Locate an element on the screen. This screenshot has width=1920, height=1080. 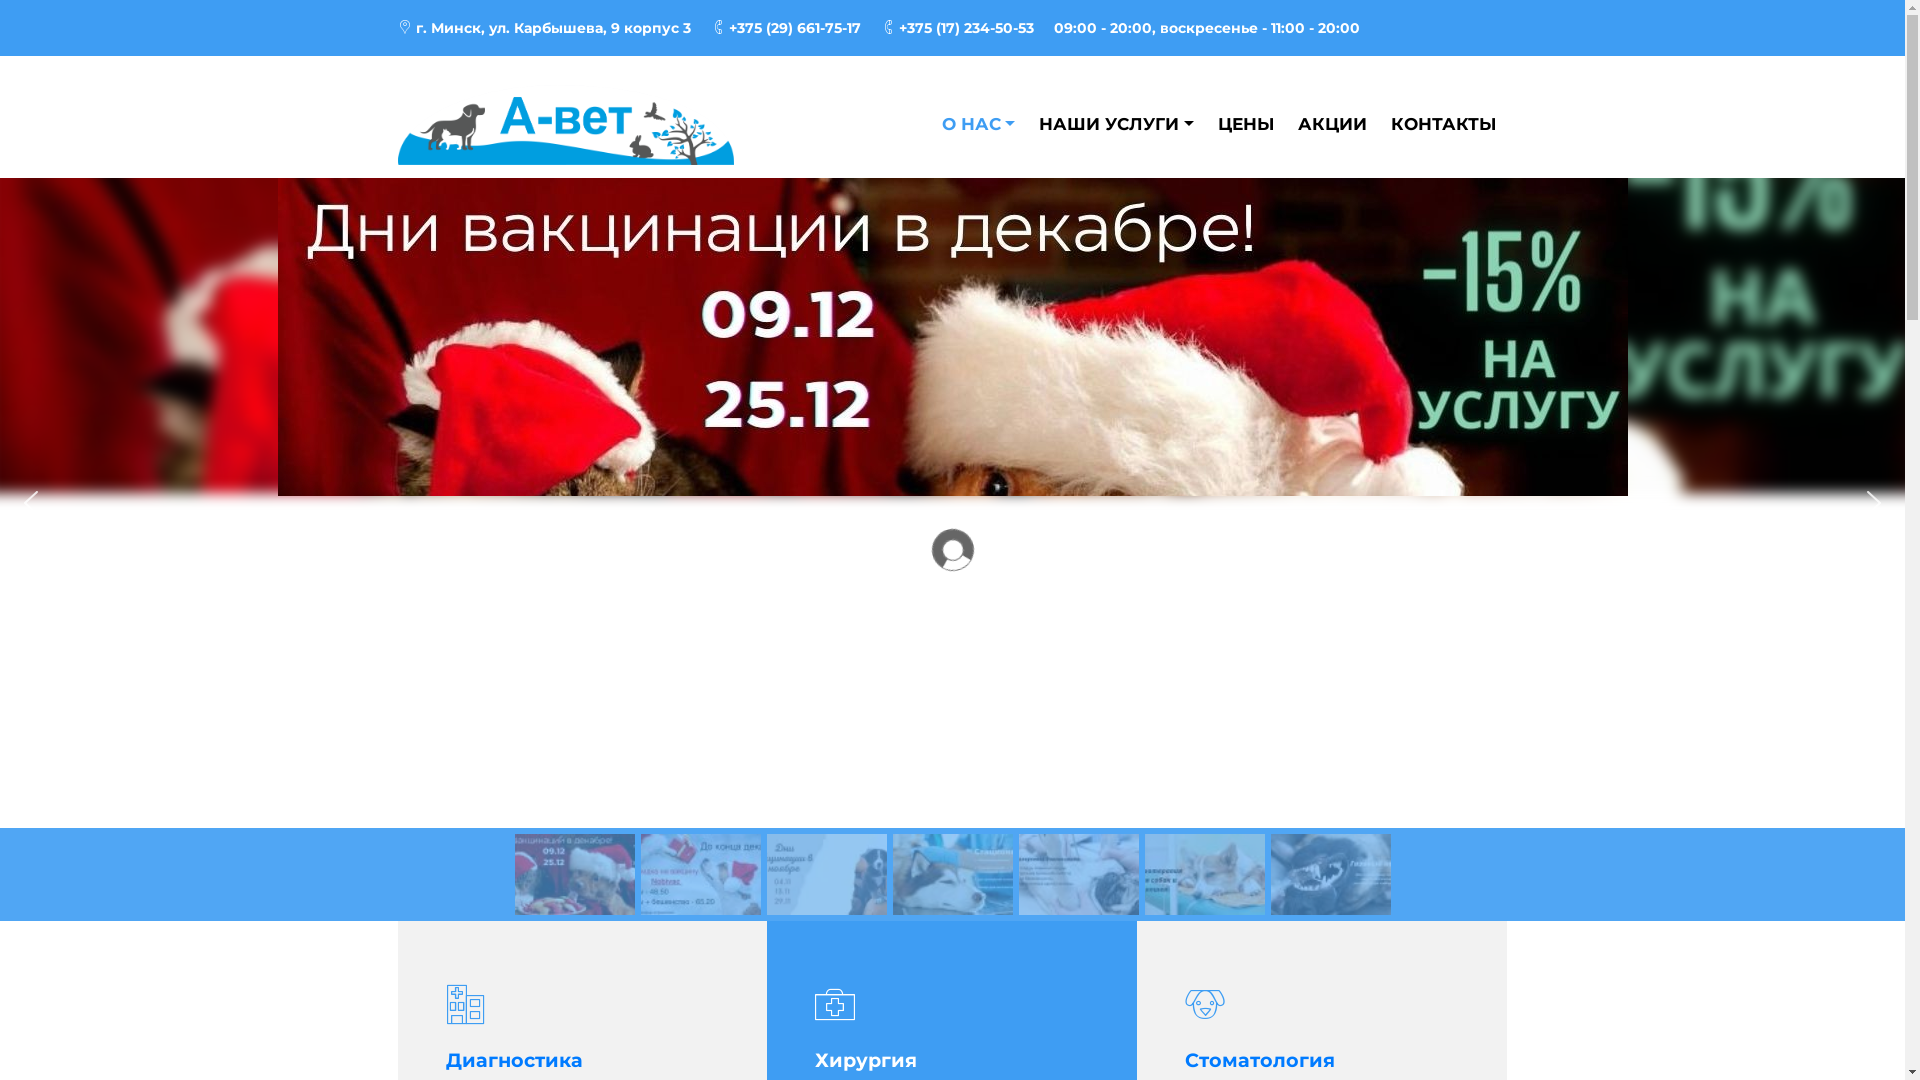
'+375 (17) 234-50-53' is located at coordinates (879, 27).